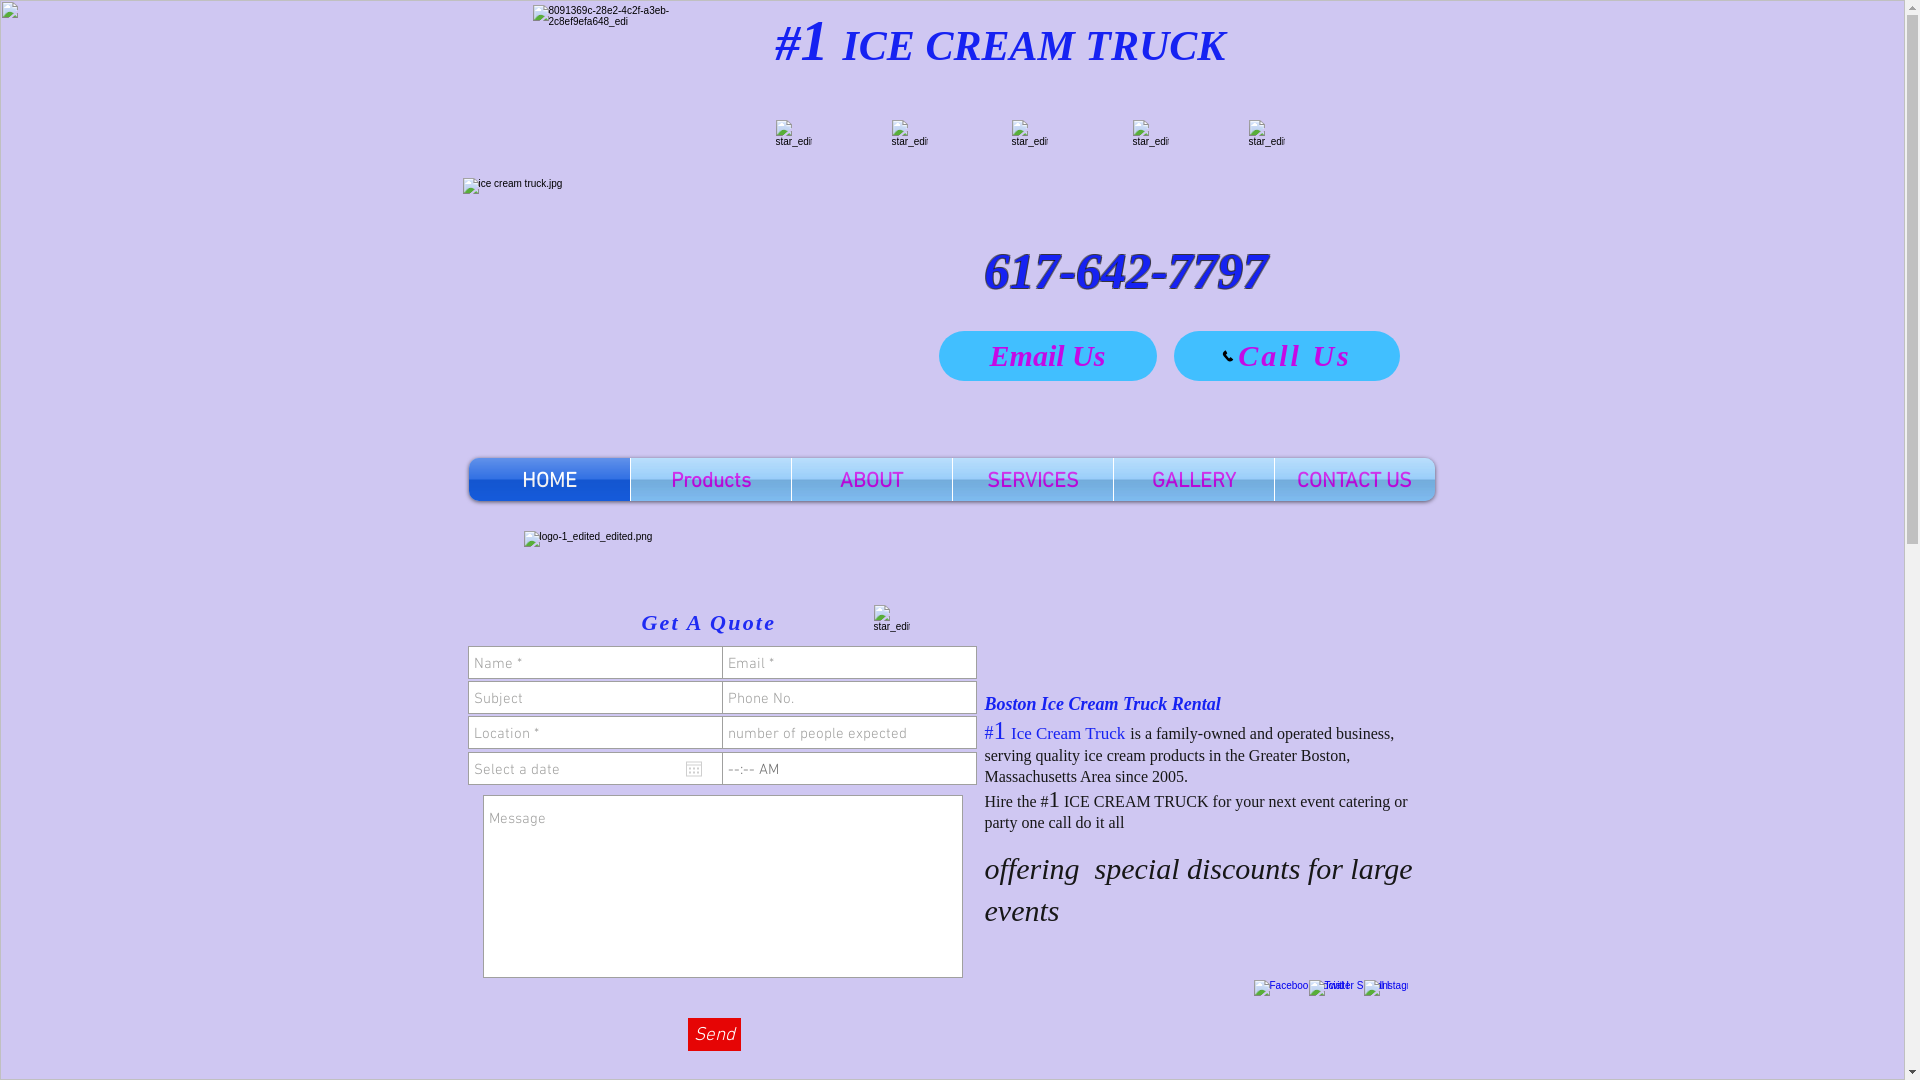 This screenshot has height=1080, width=1920. Describe the element at coordinates (872, 479) in the screenshot. I see `'ABOUT'` at that location.